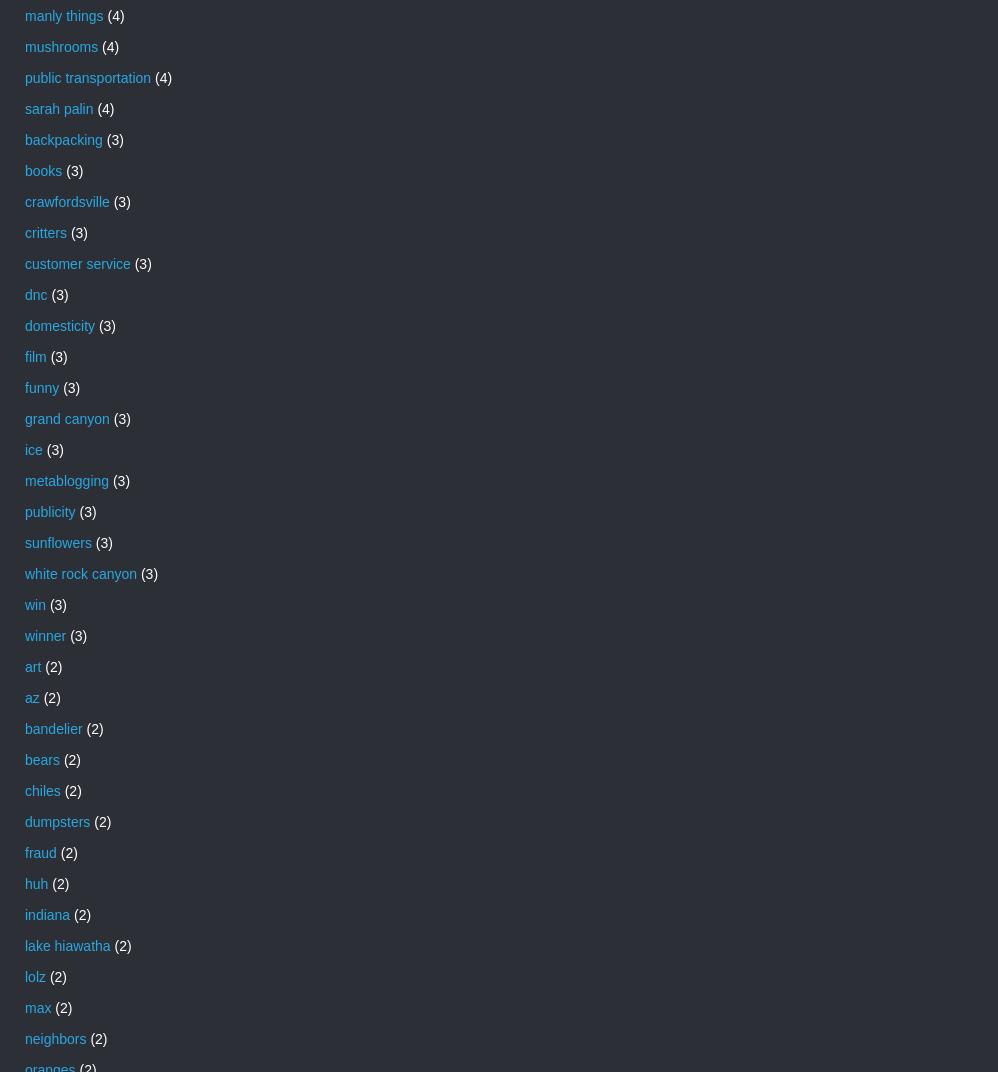  I want to click on 'max', so click(38, 1007).